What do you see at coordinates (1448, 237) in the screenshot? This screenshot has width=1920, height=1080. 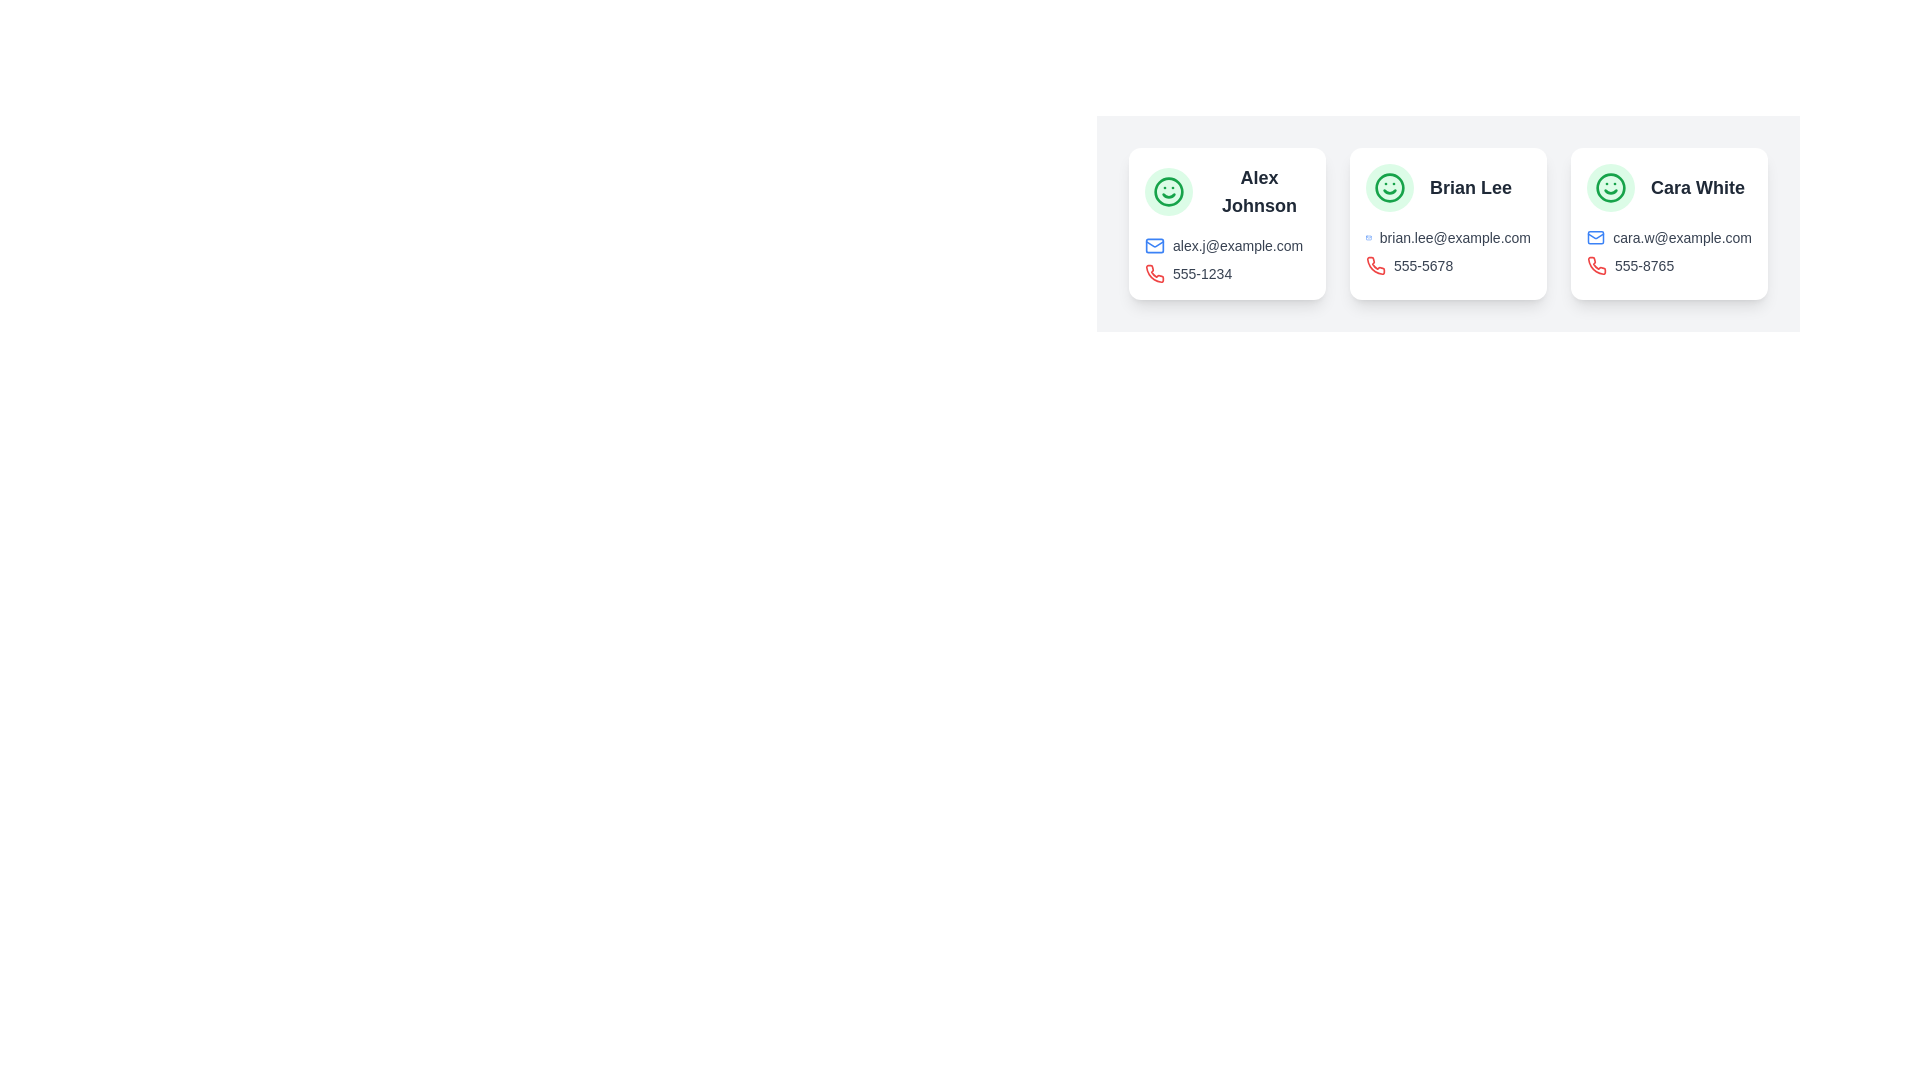 I see `email address displayed in the text label located beneath 'Brian Lee' and above '555-5678' in the second user information card from the left` at bounding box center [1448, 237].